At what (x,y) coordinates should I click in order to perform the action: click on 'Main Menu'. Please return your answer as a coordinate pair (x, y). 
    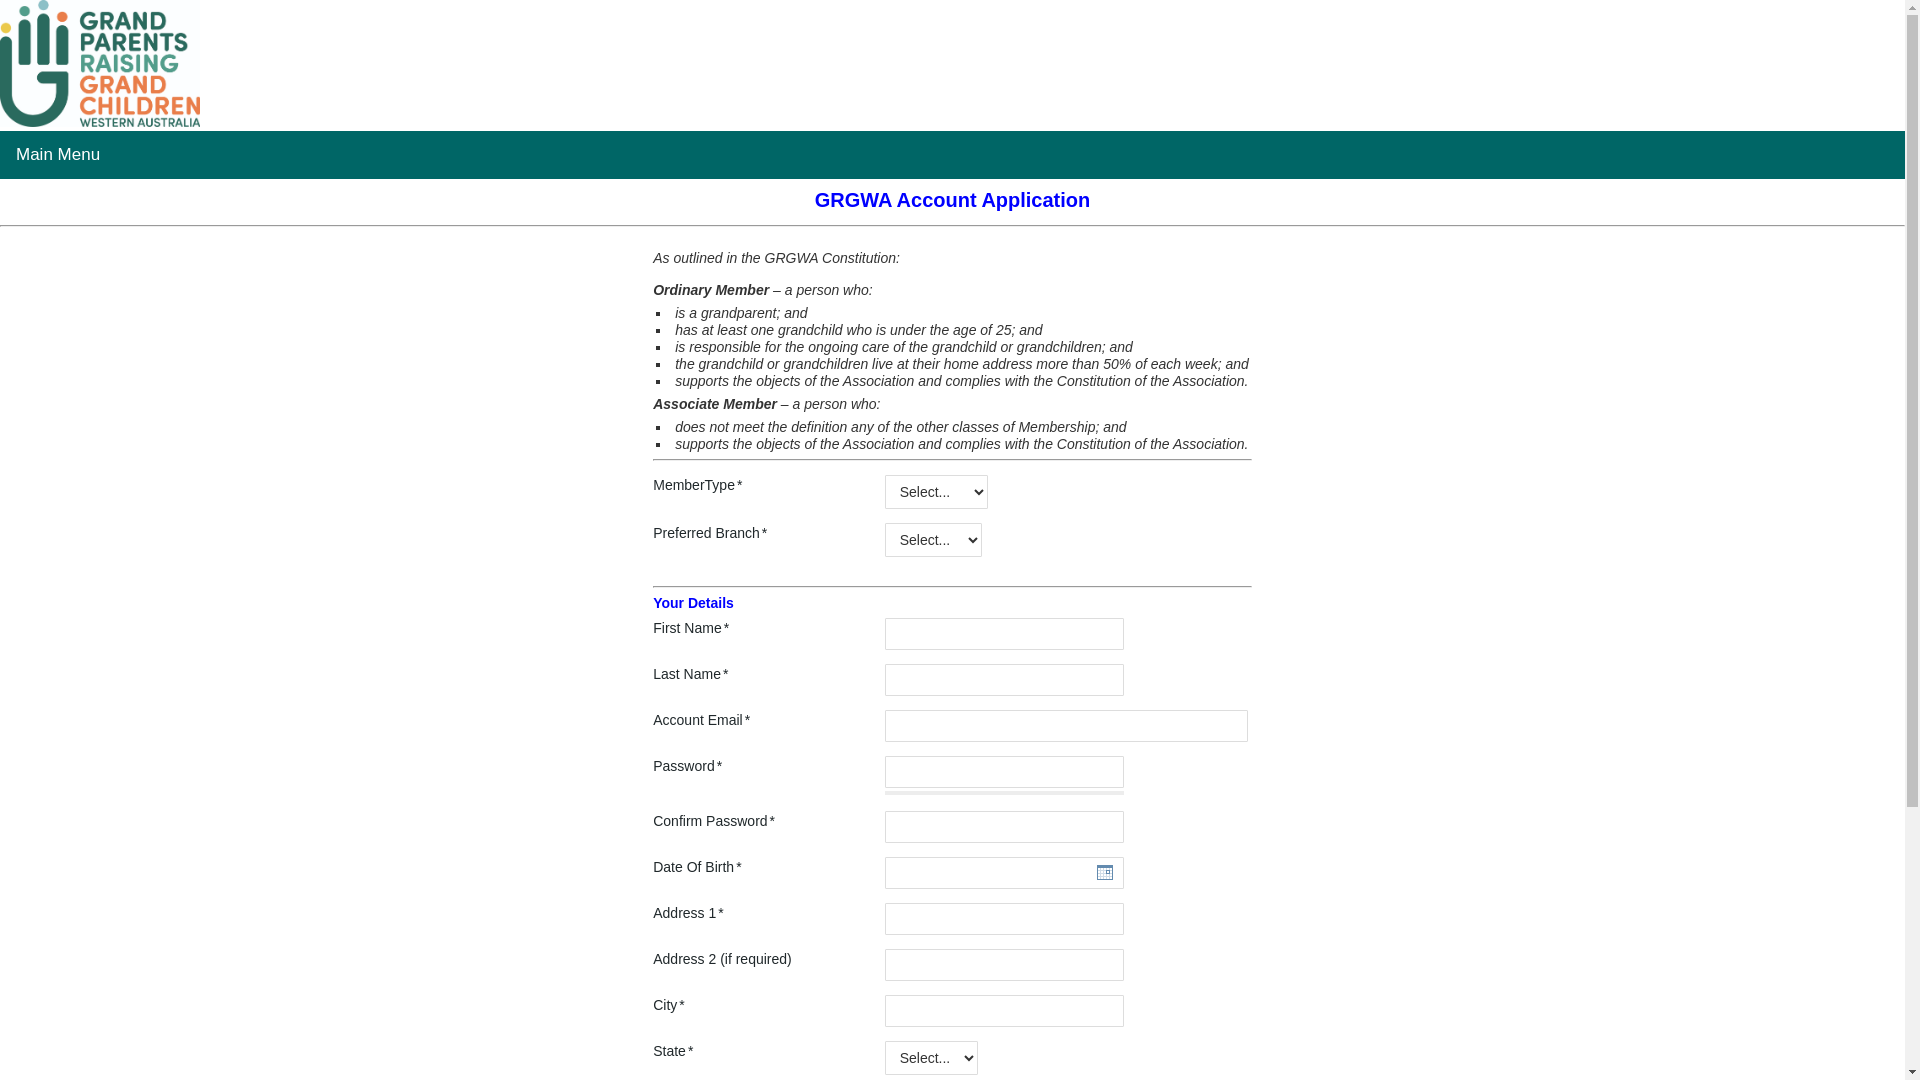
    Looking at the image, I should click on (57, 153).